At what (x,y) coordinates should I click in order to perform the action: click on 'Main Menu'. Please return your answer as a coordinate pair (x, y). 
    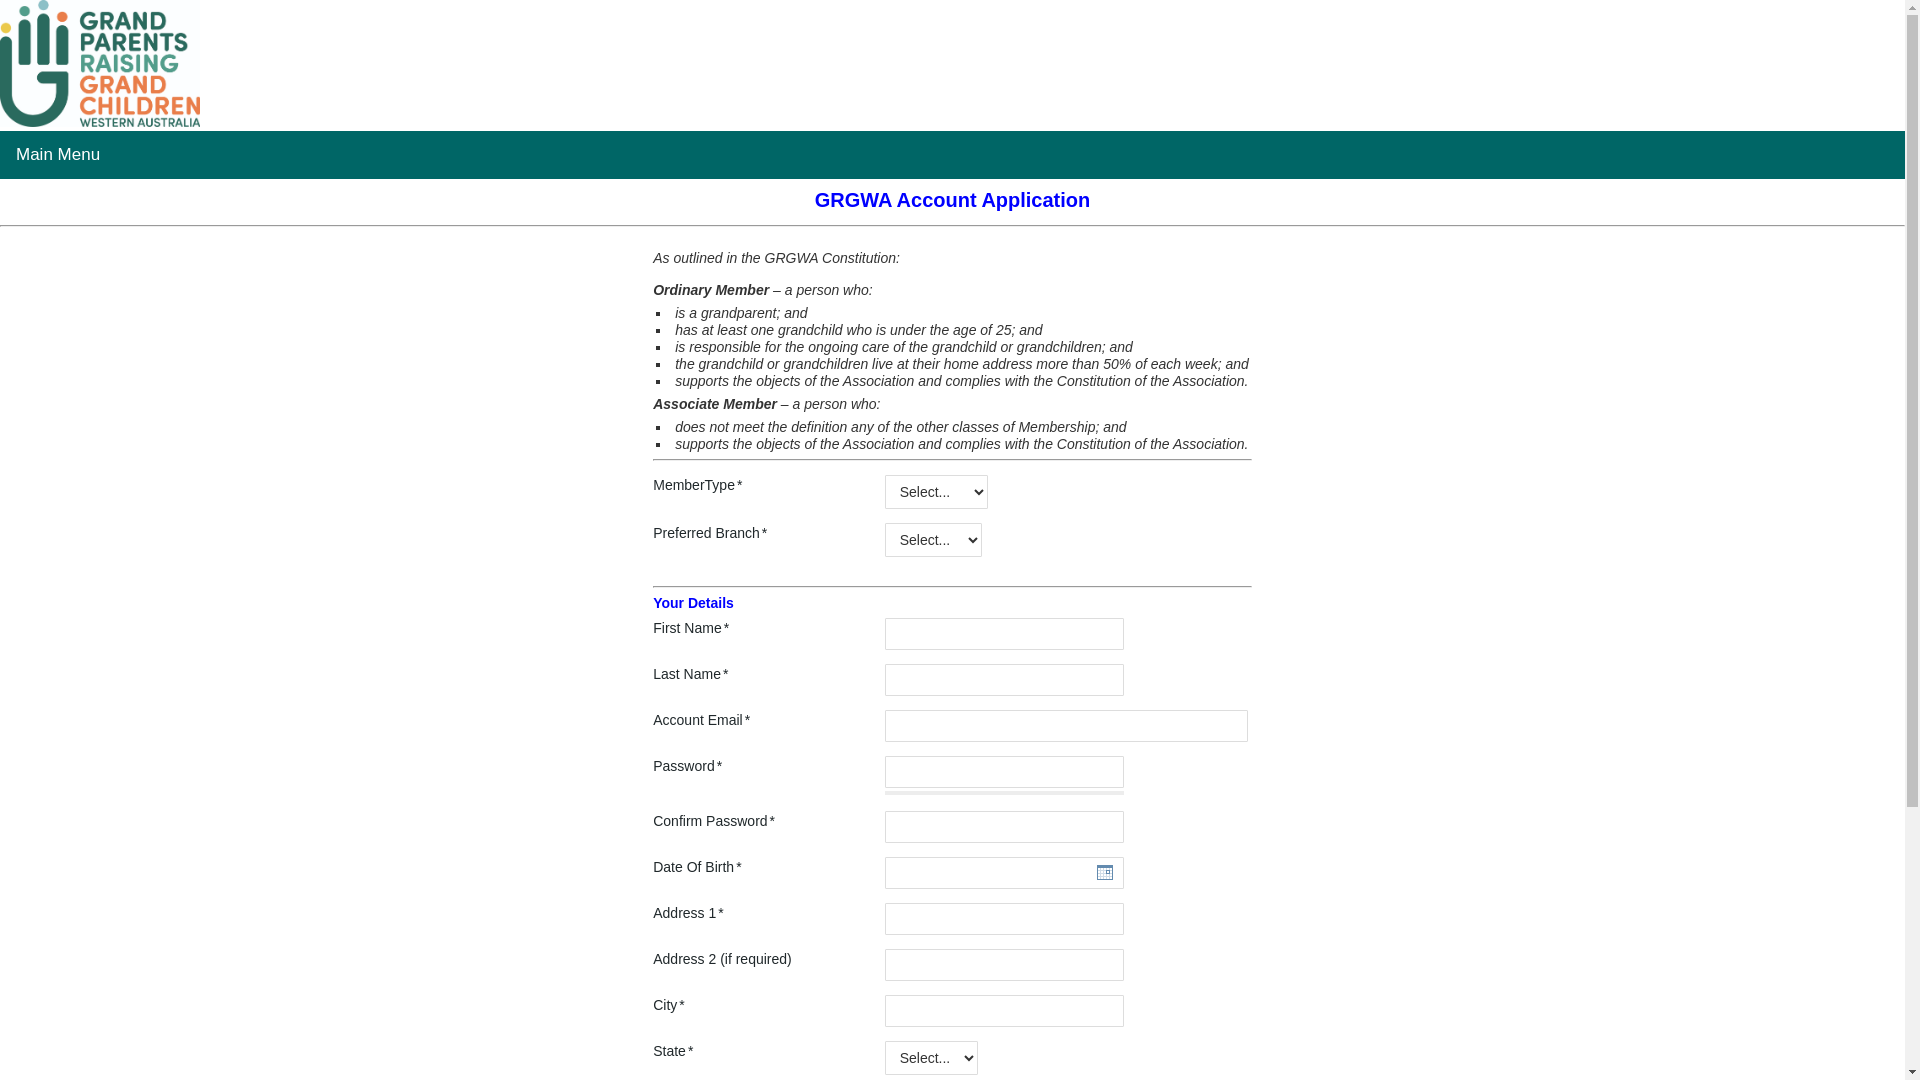
    Looking at the image, I should click on (57, 153).